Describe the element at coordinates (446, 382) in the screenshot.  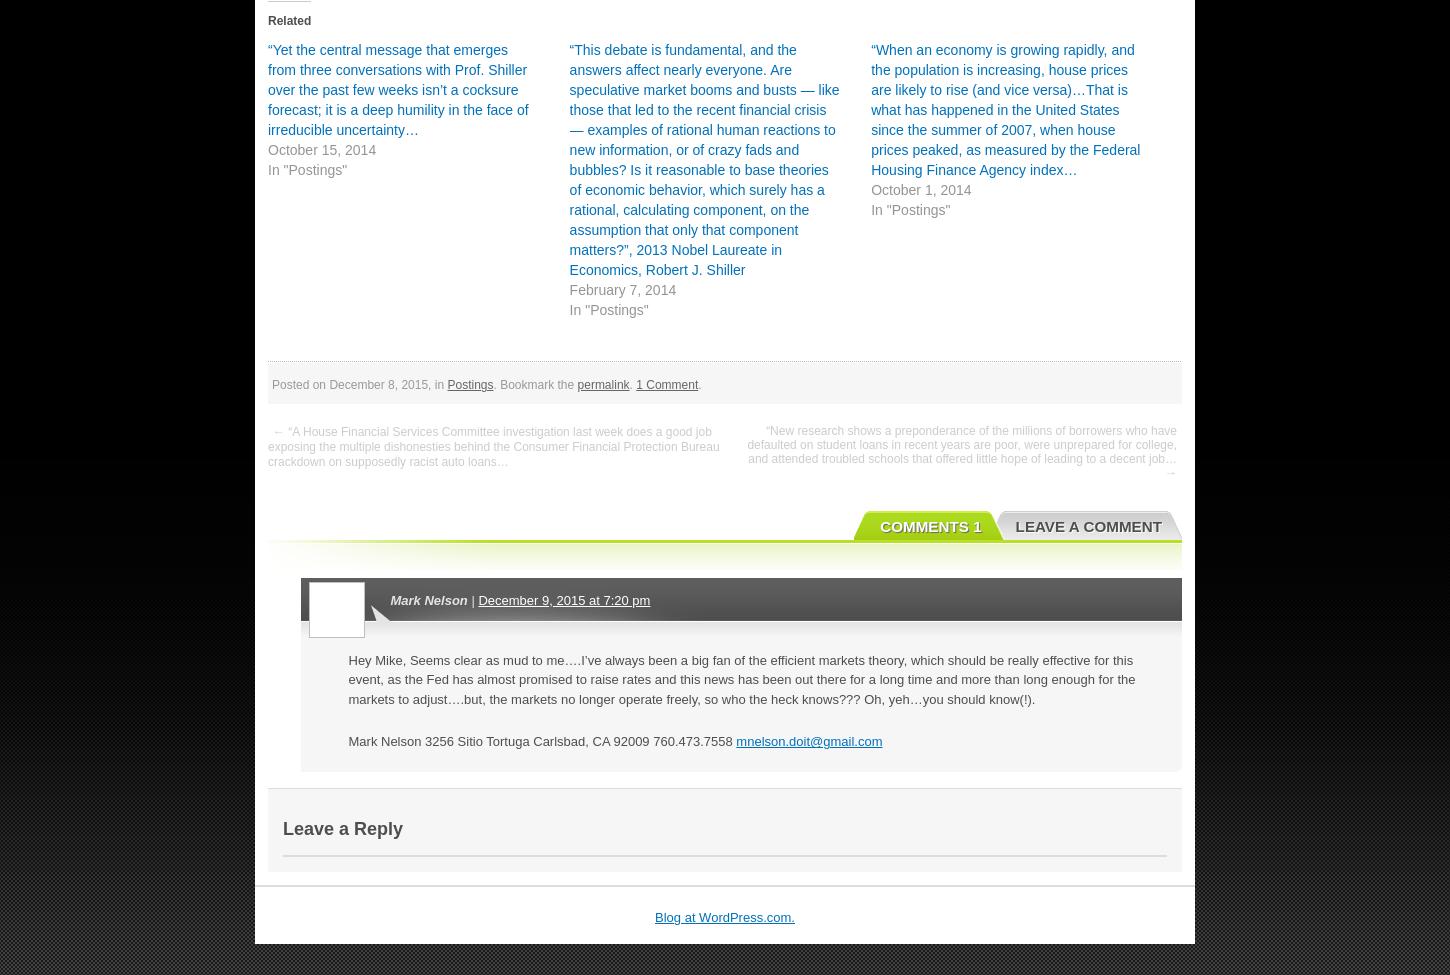
I see `'Postings'` at that location.